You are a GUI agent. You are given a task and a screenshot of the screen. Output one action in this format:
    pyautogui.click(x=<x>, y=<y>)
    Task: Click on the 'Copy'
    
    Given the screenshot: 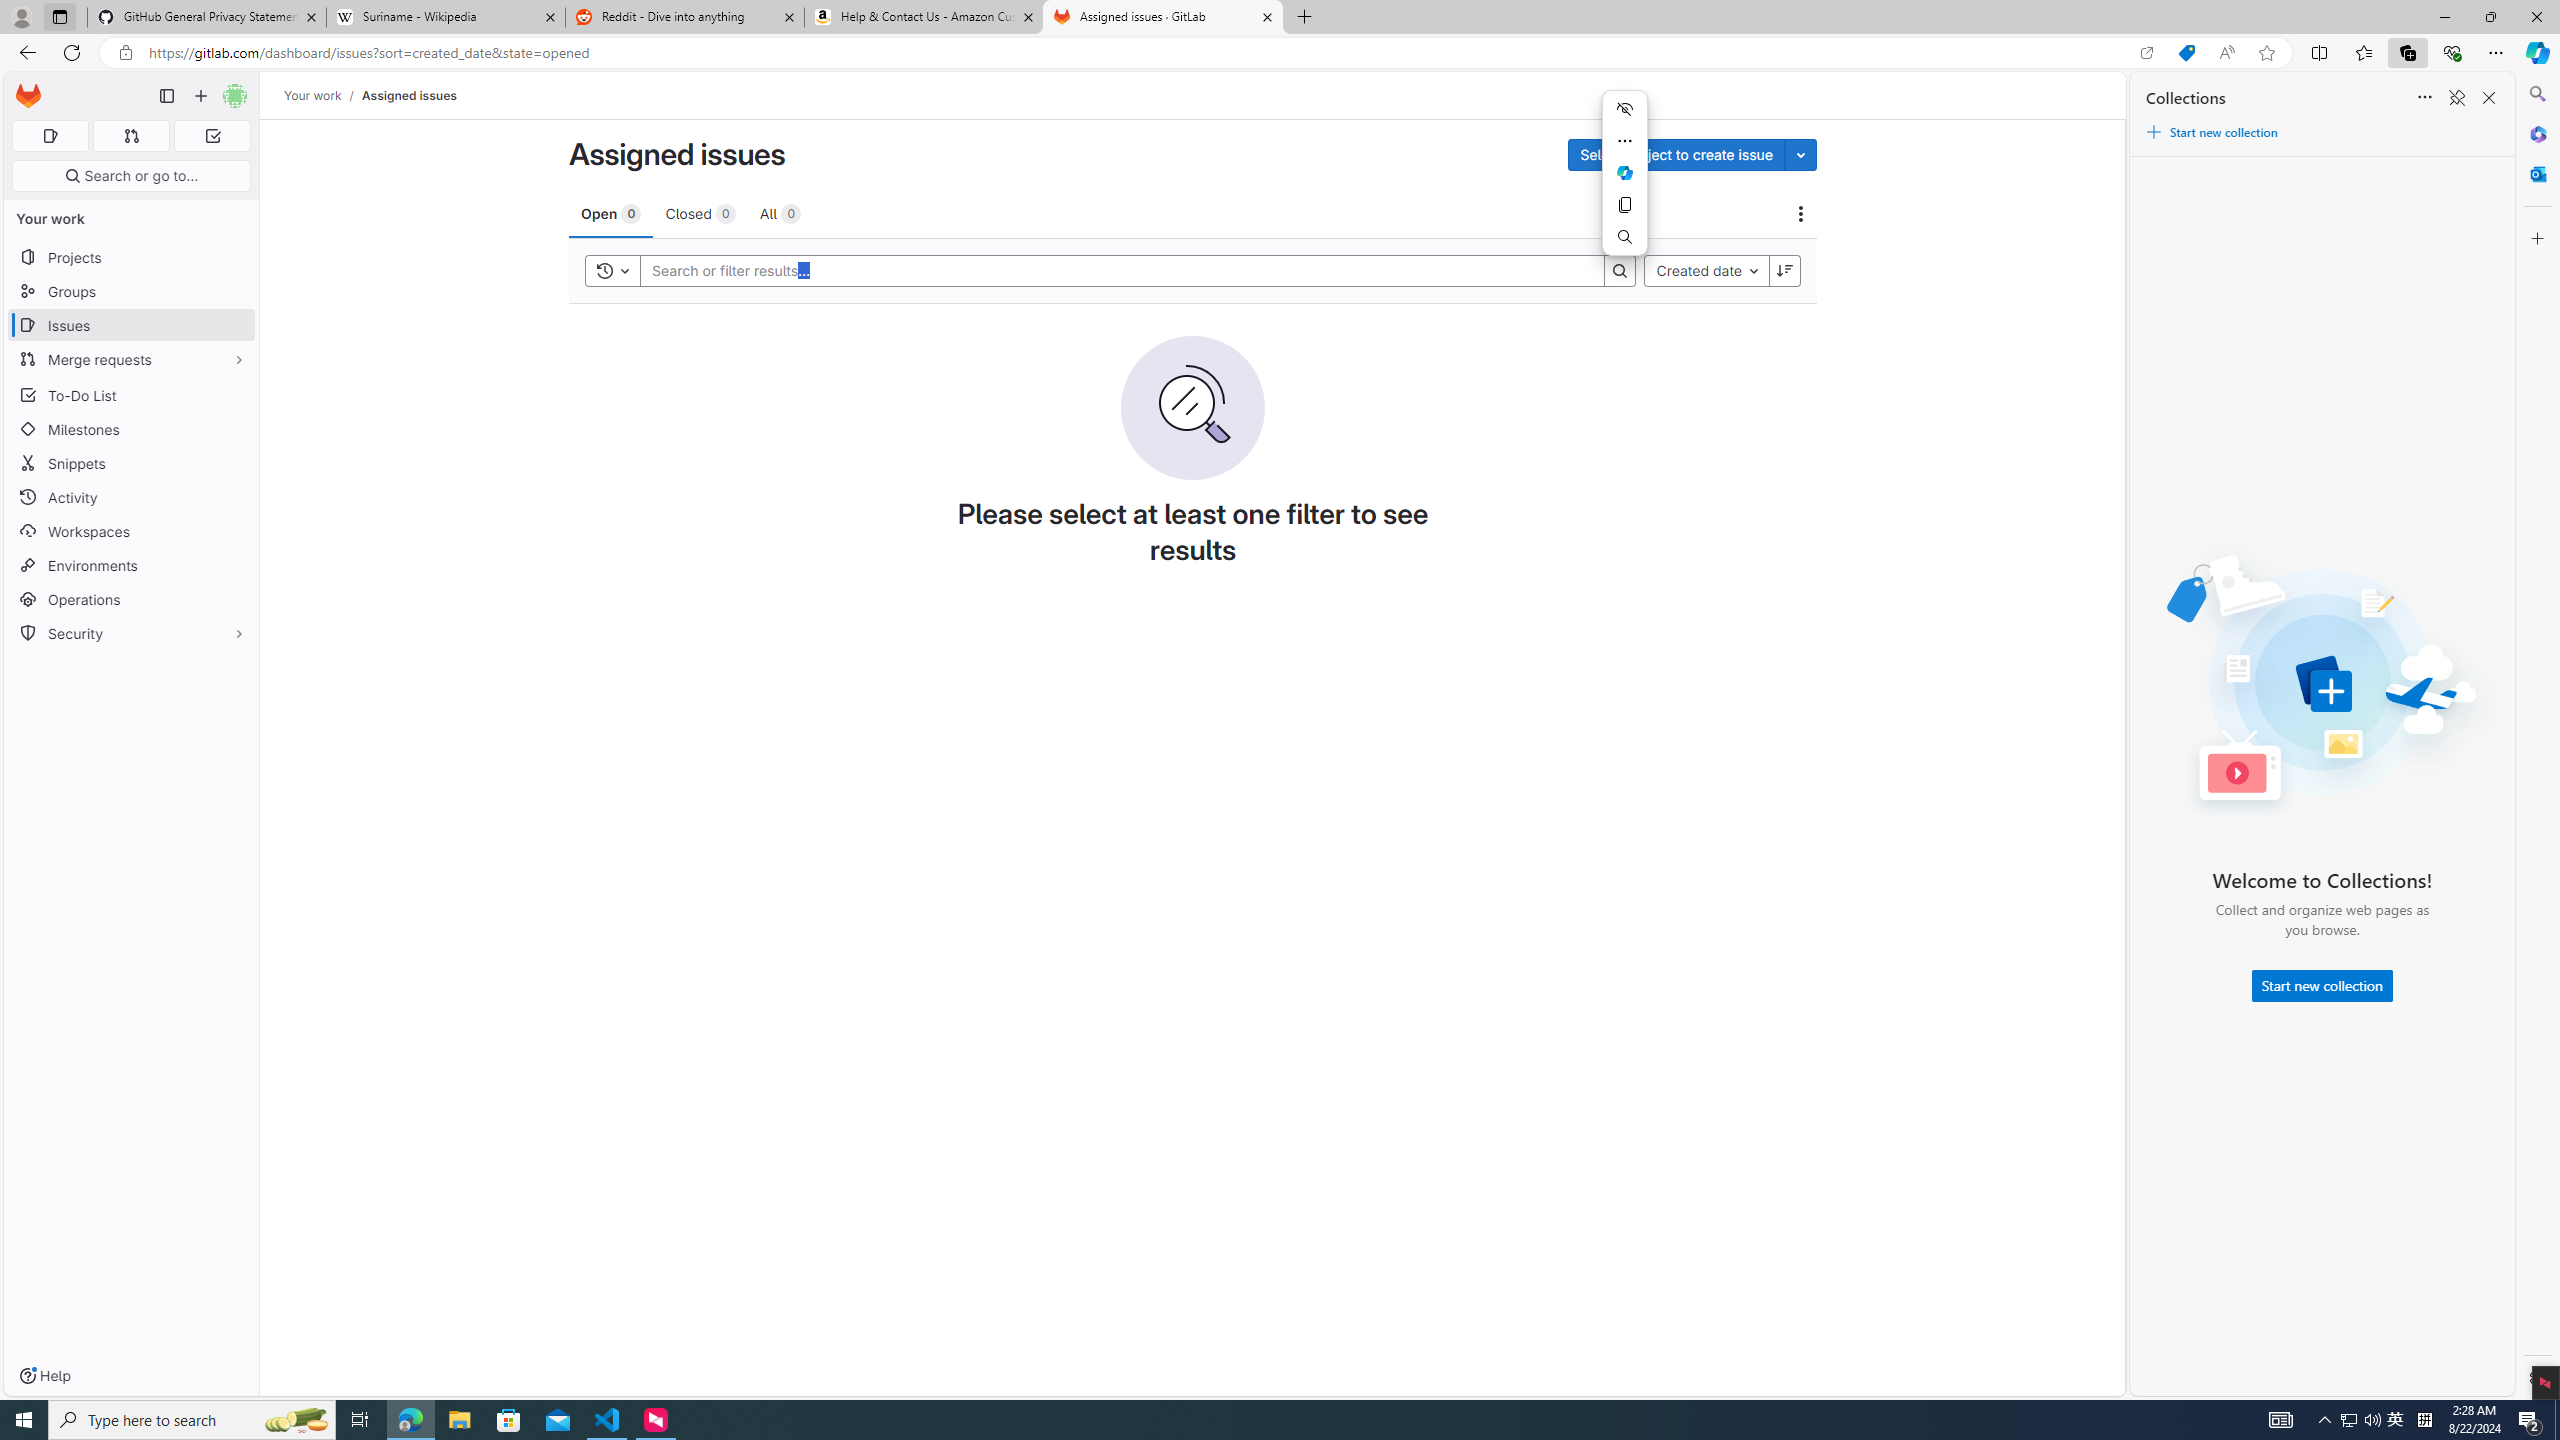 What is the action you would take?
    pyautogui.click(x=1623, y=203)
    